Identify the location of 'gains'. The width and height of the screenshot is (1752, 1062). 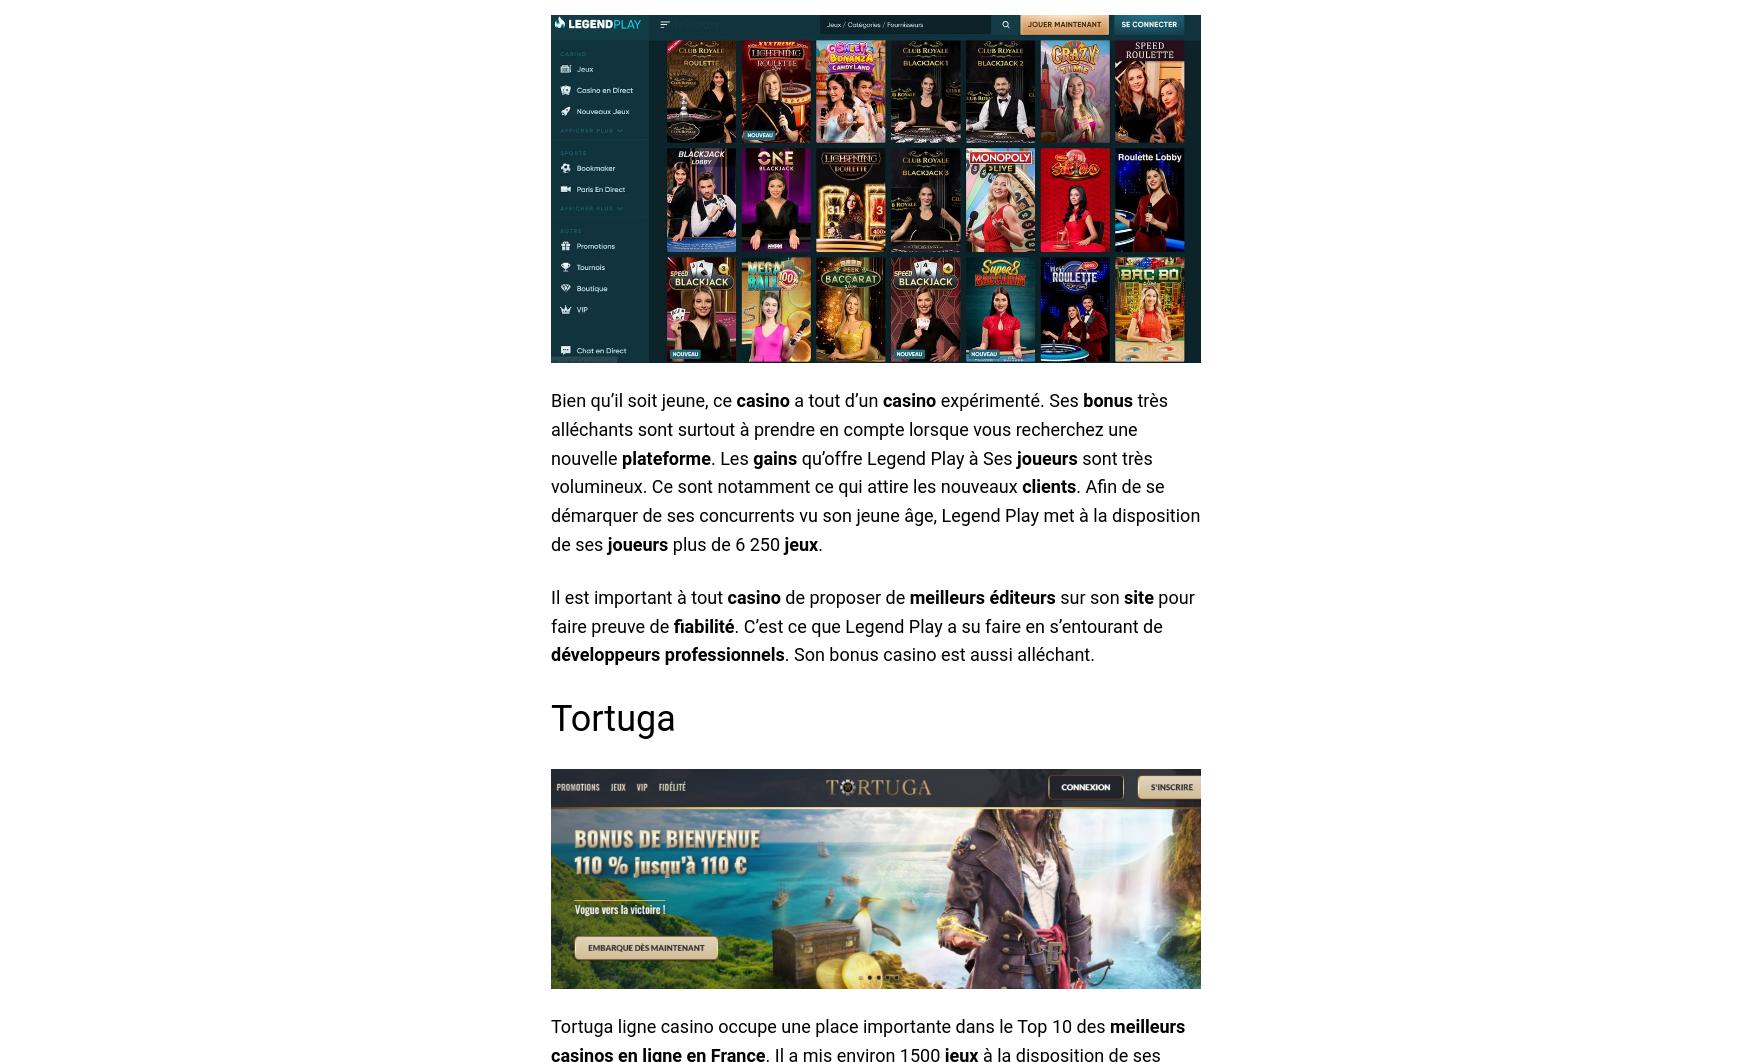
(775, 456).